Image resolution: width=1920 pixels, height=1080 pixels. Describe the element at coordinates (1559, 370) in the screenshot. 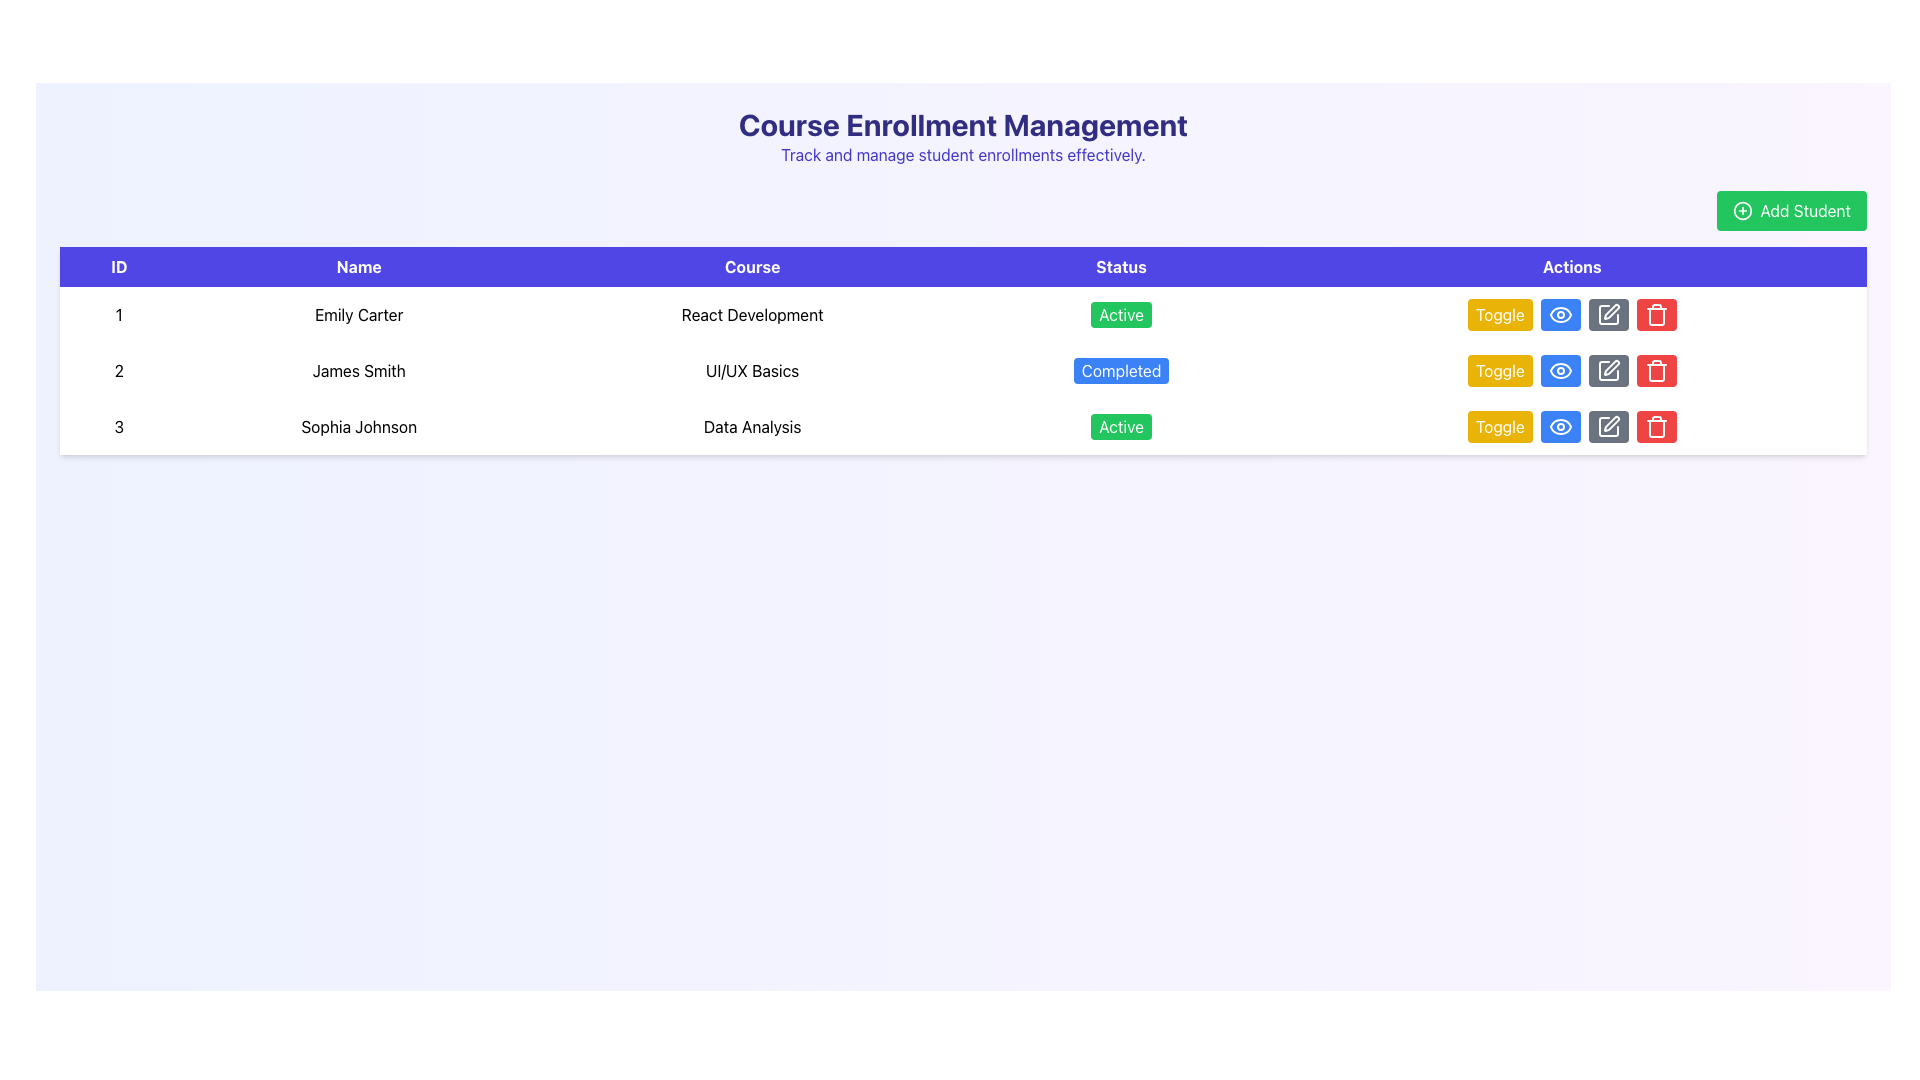

I see `the eye-shaped icon button with a blue background in the 'Actions' column of the second row` at that location.